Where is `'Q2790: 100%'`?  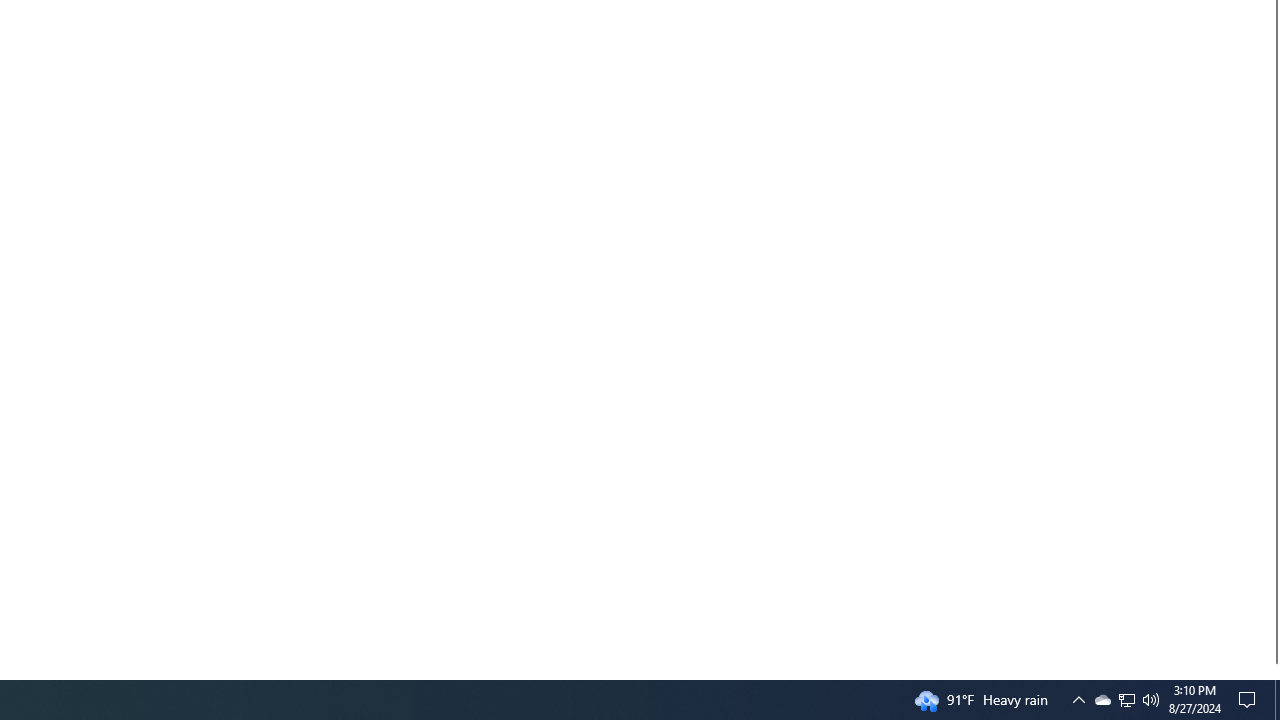 'Q2790: 100%' is located at coordinates (1127, 698).